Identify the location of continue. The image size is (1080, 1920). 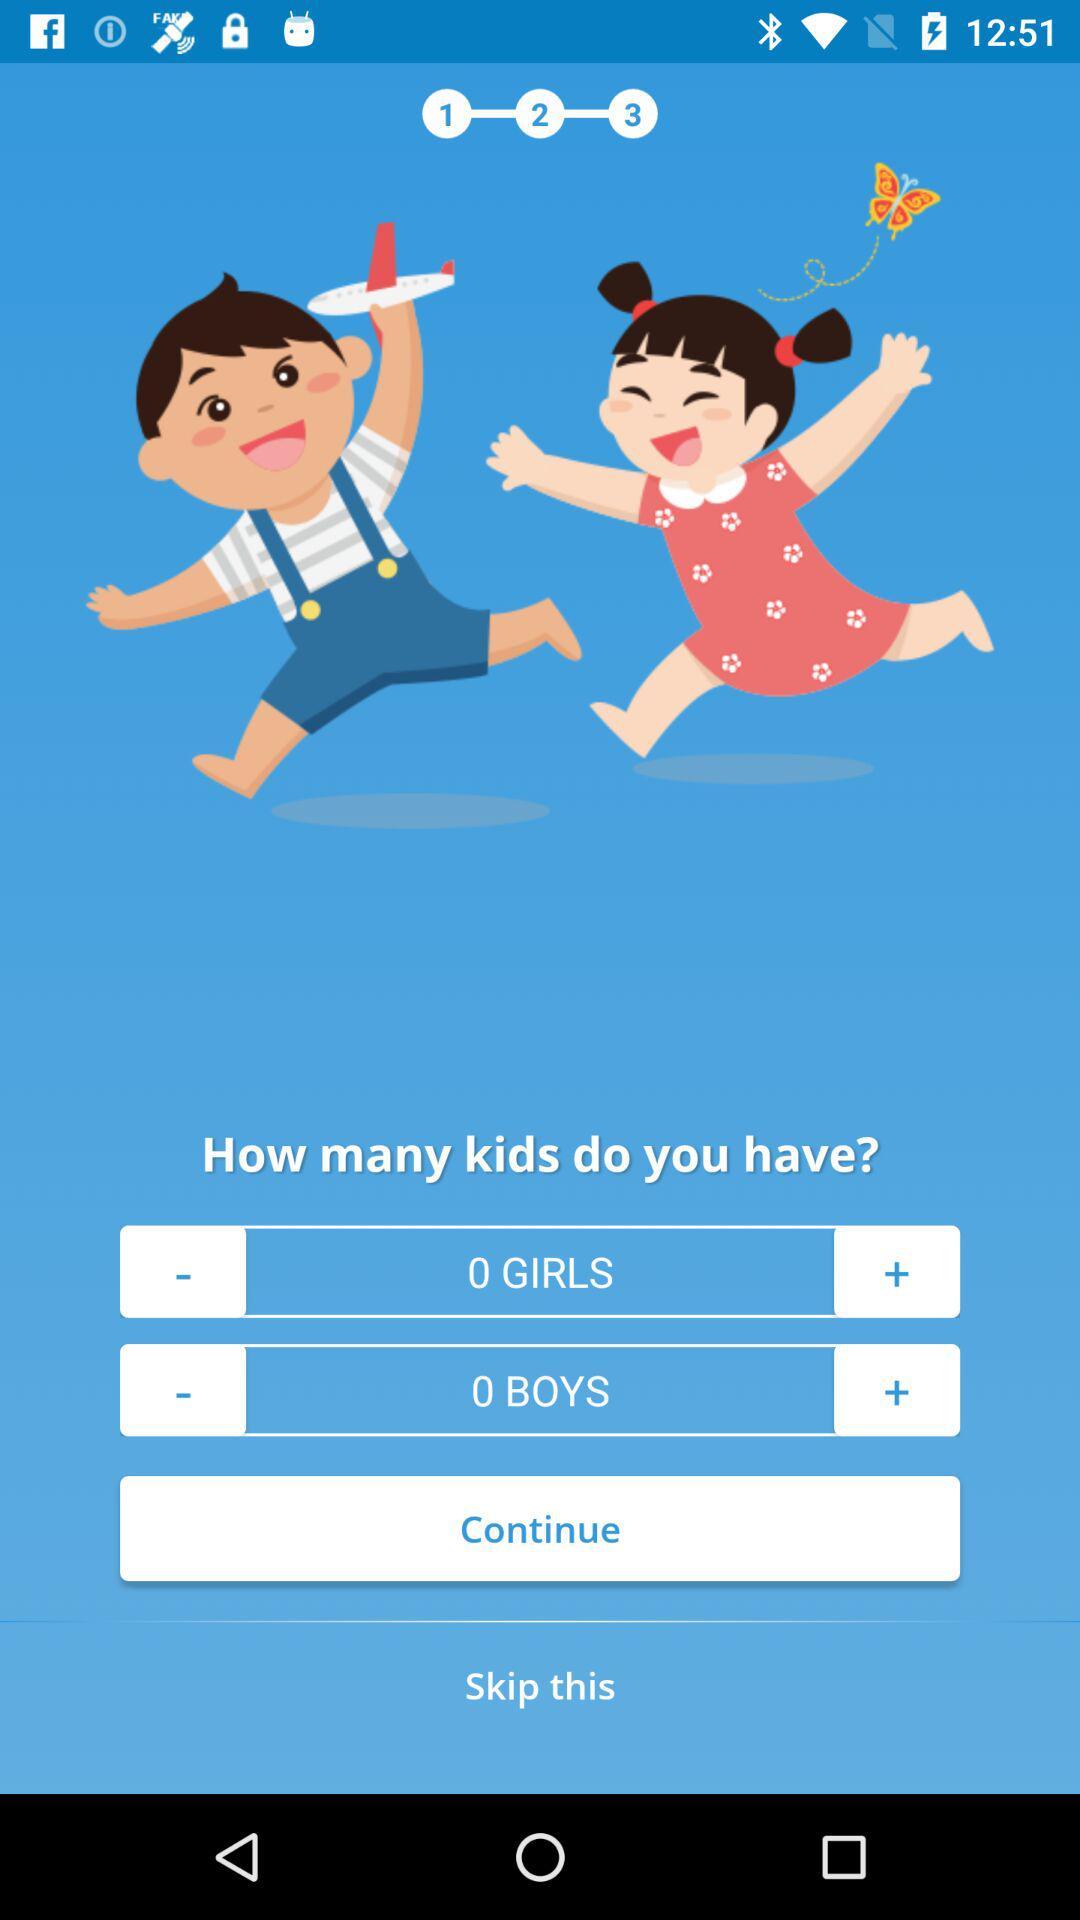
(540, 1527).